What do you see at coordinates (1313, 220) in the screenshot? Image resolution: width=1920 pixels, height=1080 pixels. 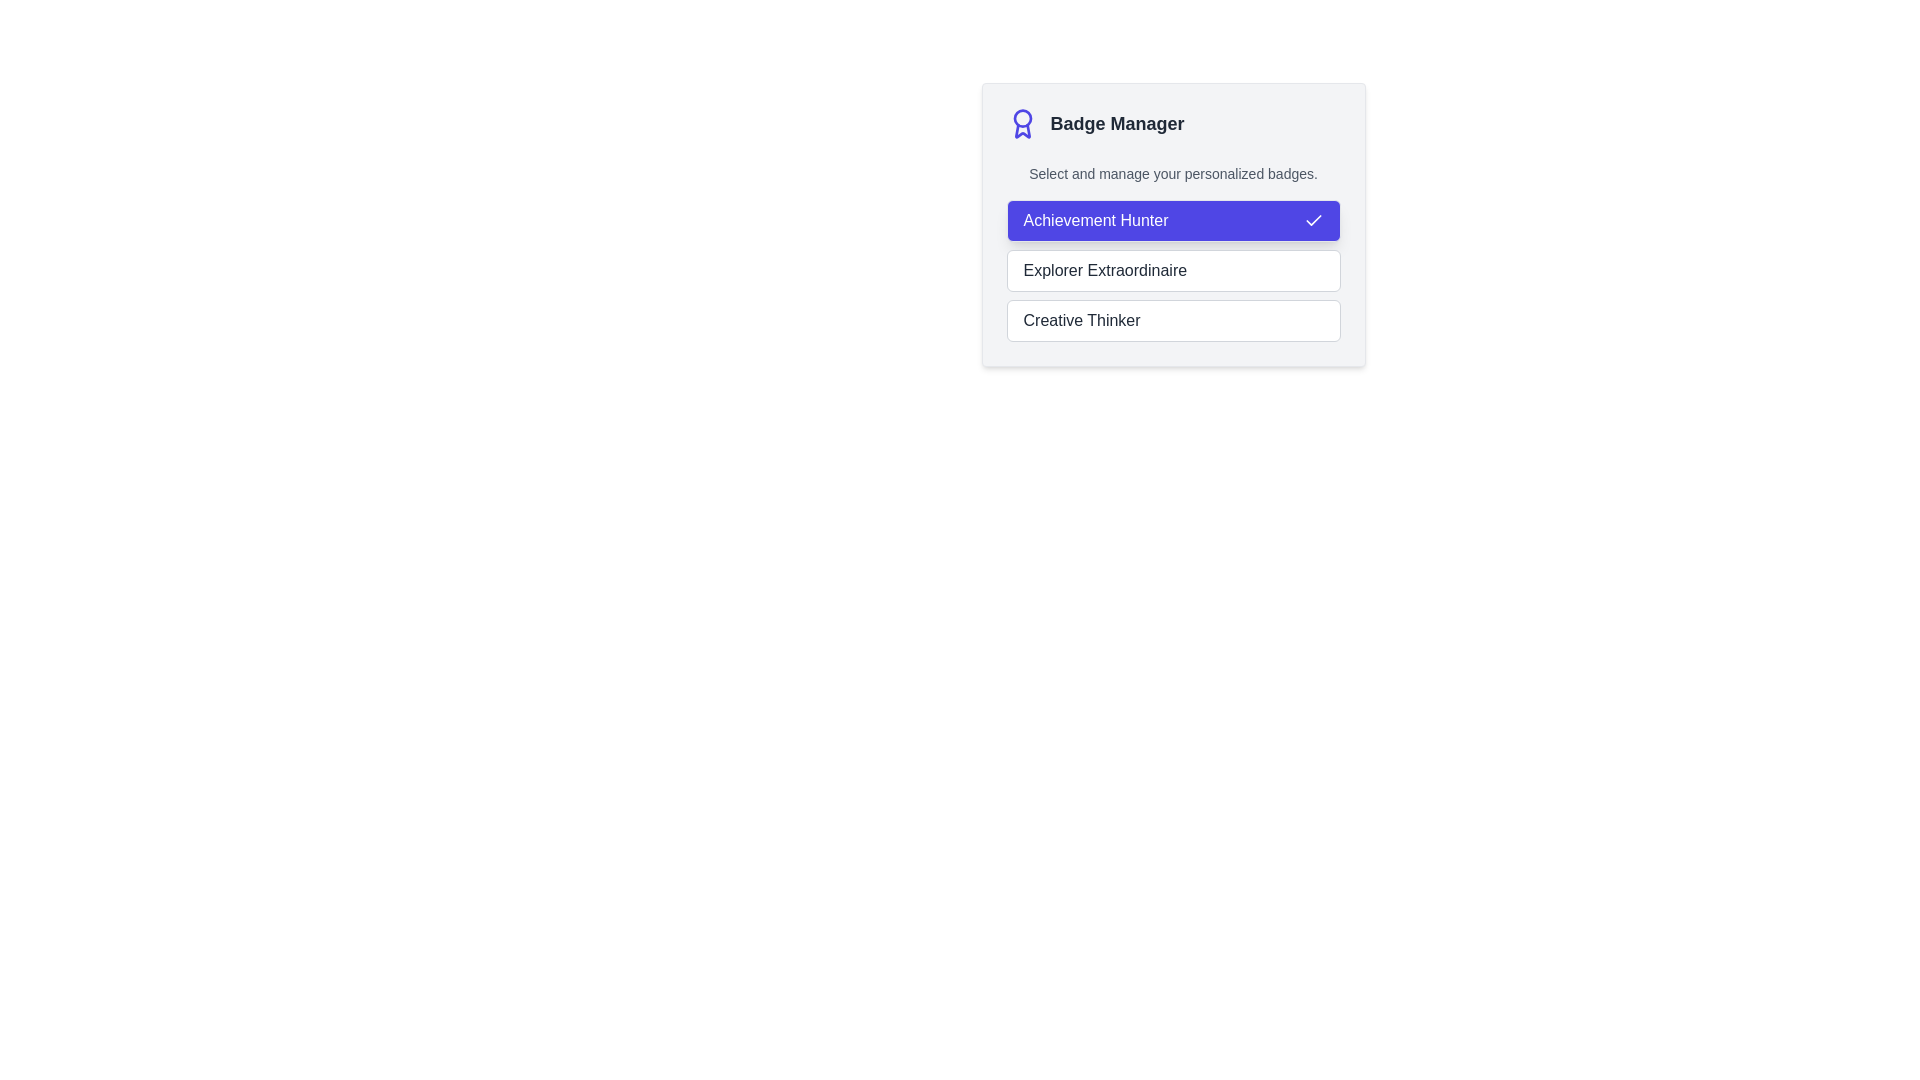 I see `the Selection indicator icon, which indicates that the 'Achievement Hunter' option is selected, located at the upper-right corner of the 'Achievement Hunter' button` at bounding box center [1313, 220].